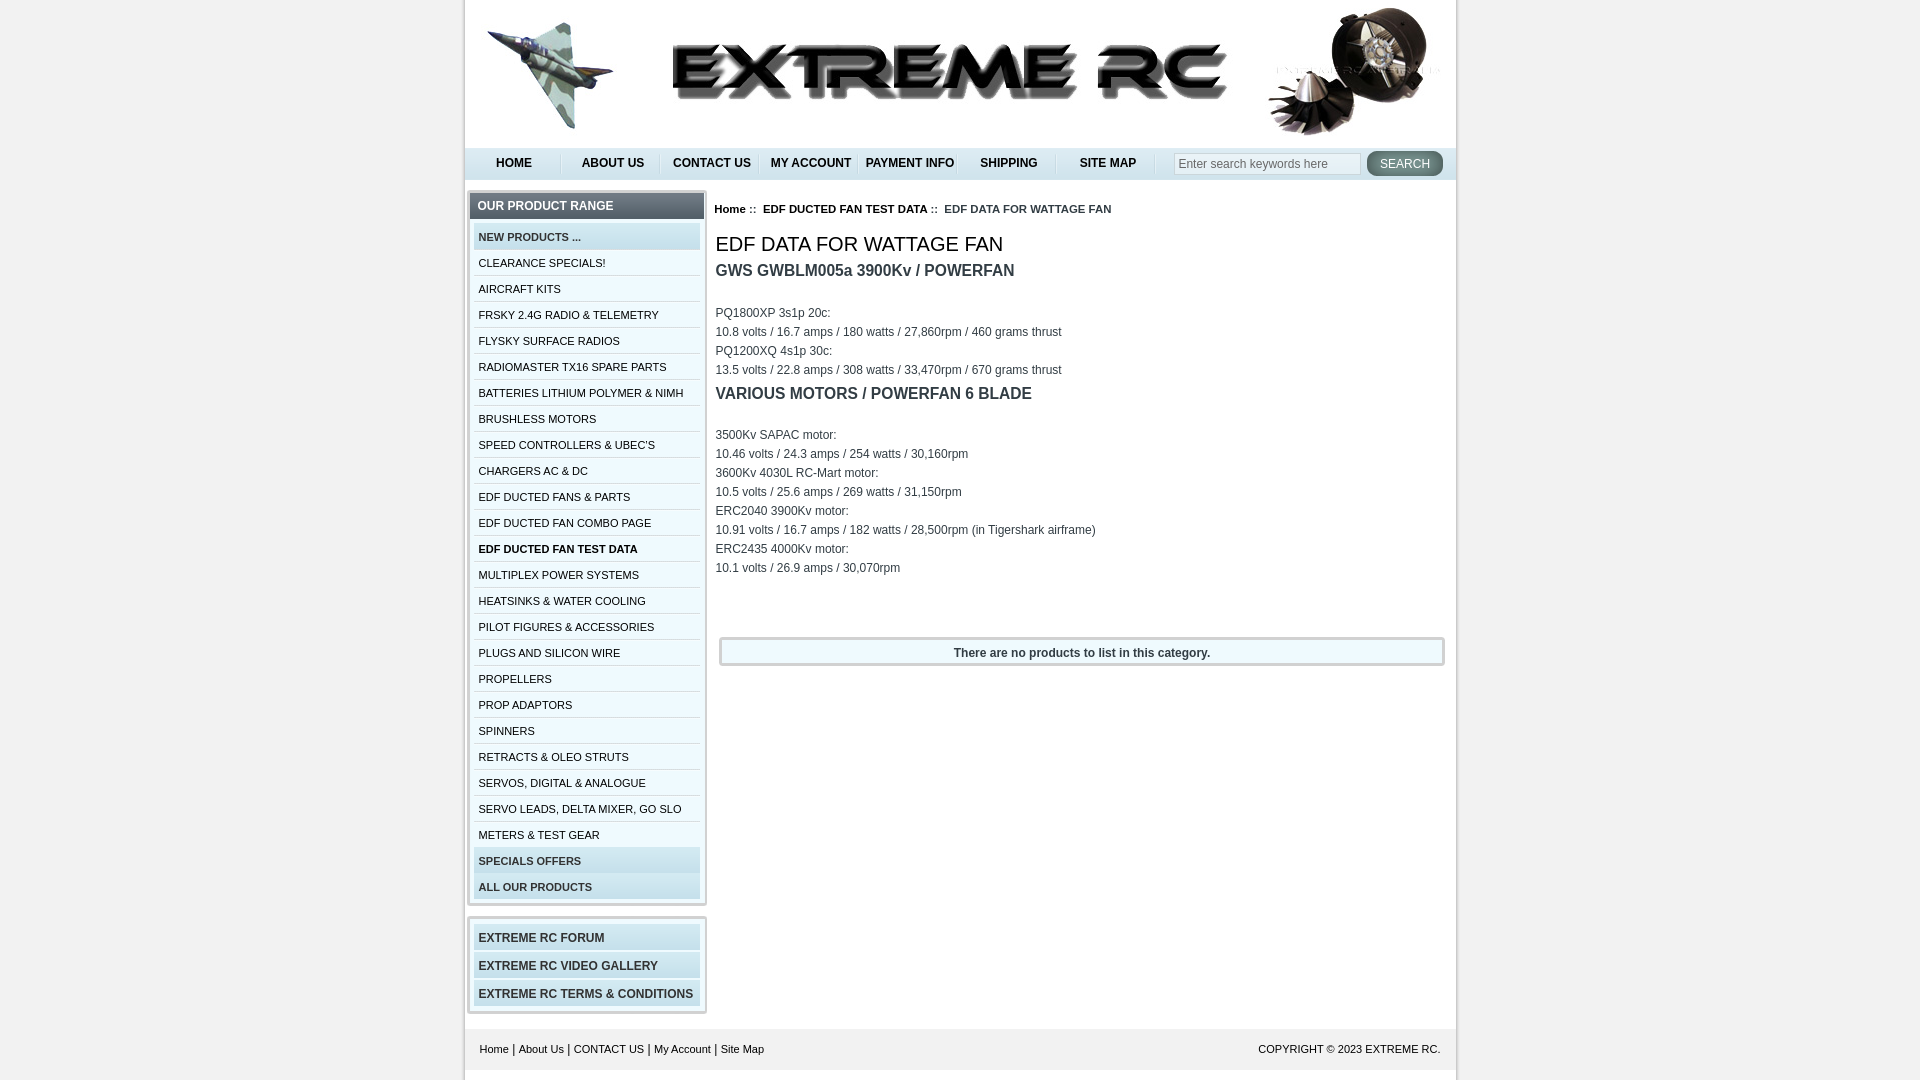 The width and height of the screenshot is (1920, 1080). What do you see at coordinates (473, 416) in the screenshot?
I see `'BRUSHLESS MOTORS'` at bounding box center [473, 416].